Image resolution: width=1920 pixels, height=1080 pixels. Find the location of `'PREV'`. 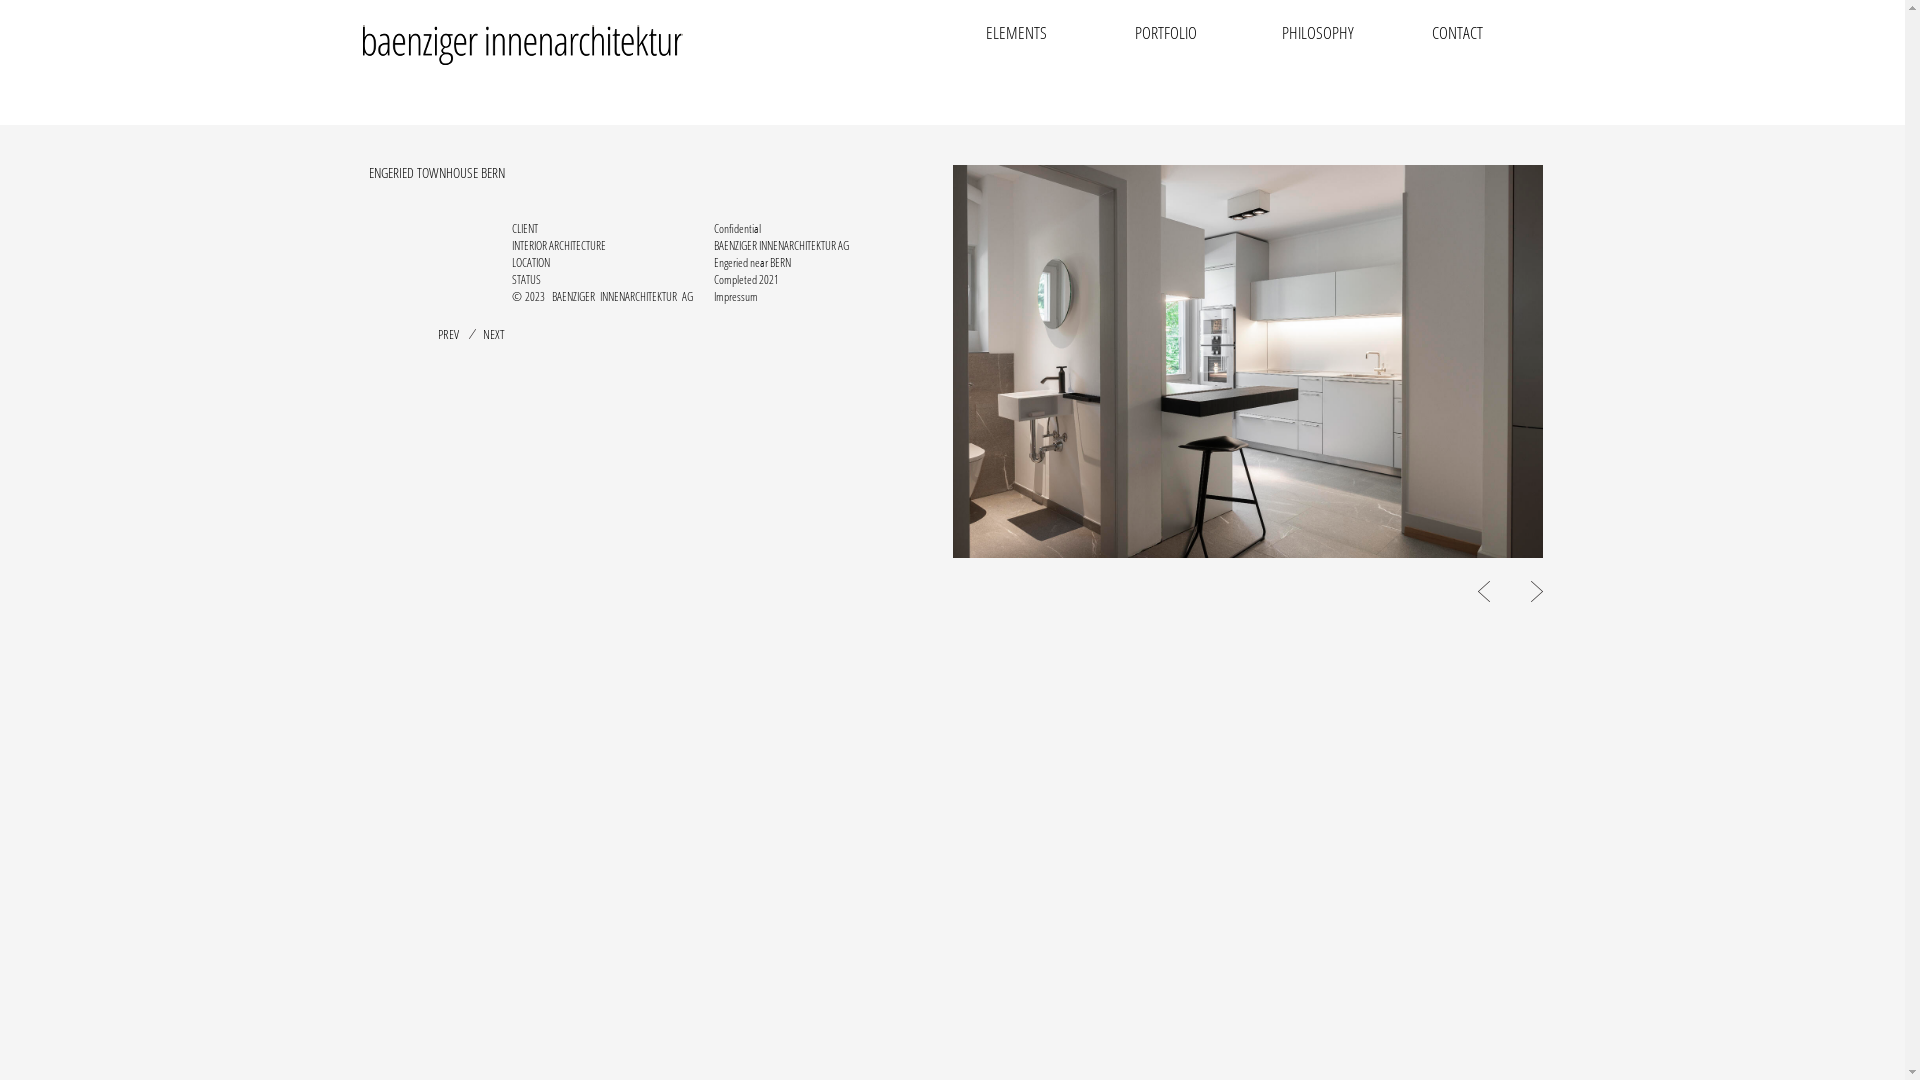

'PREV' is located at coordinates (447, 333).